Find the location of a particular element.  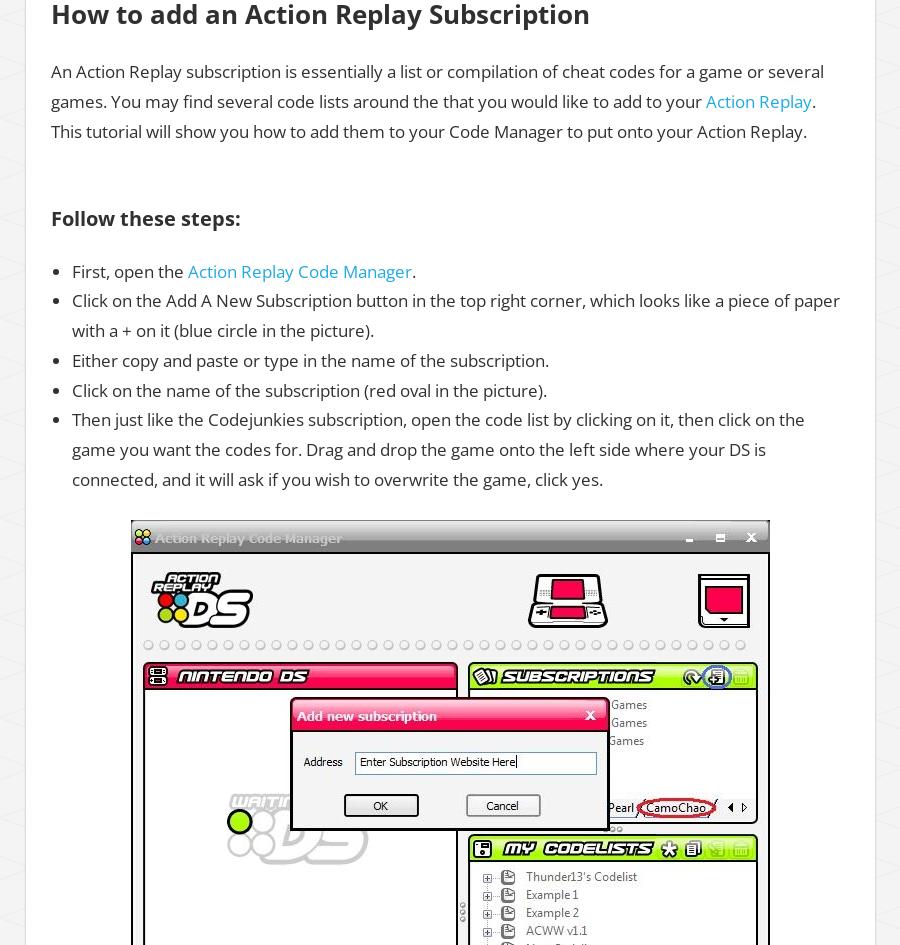

'Click on the name of the subscription (red oval in the picture).' is located at coordinates (308, 388).